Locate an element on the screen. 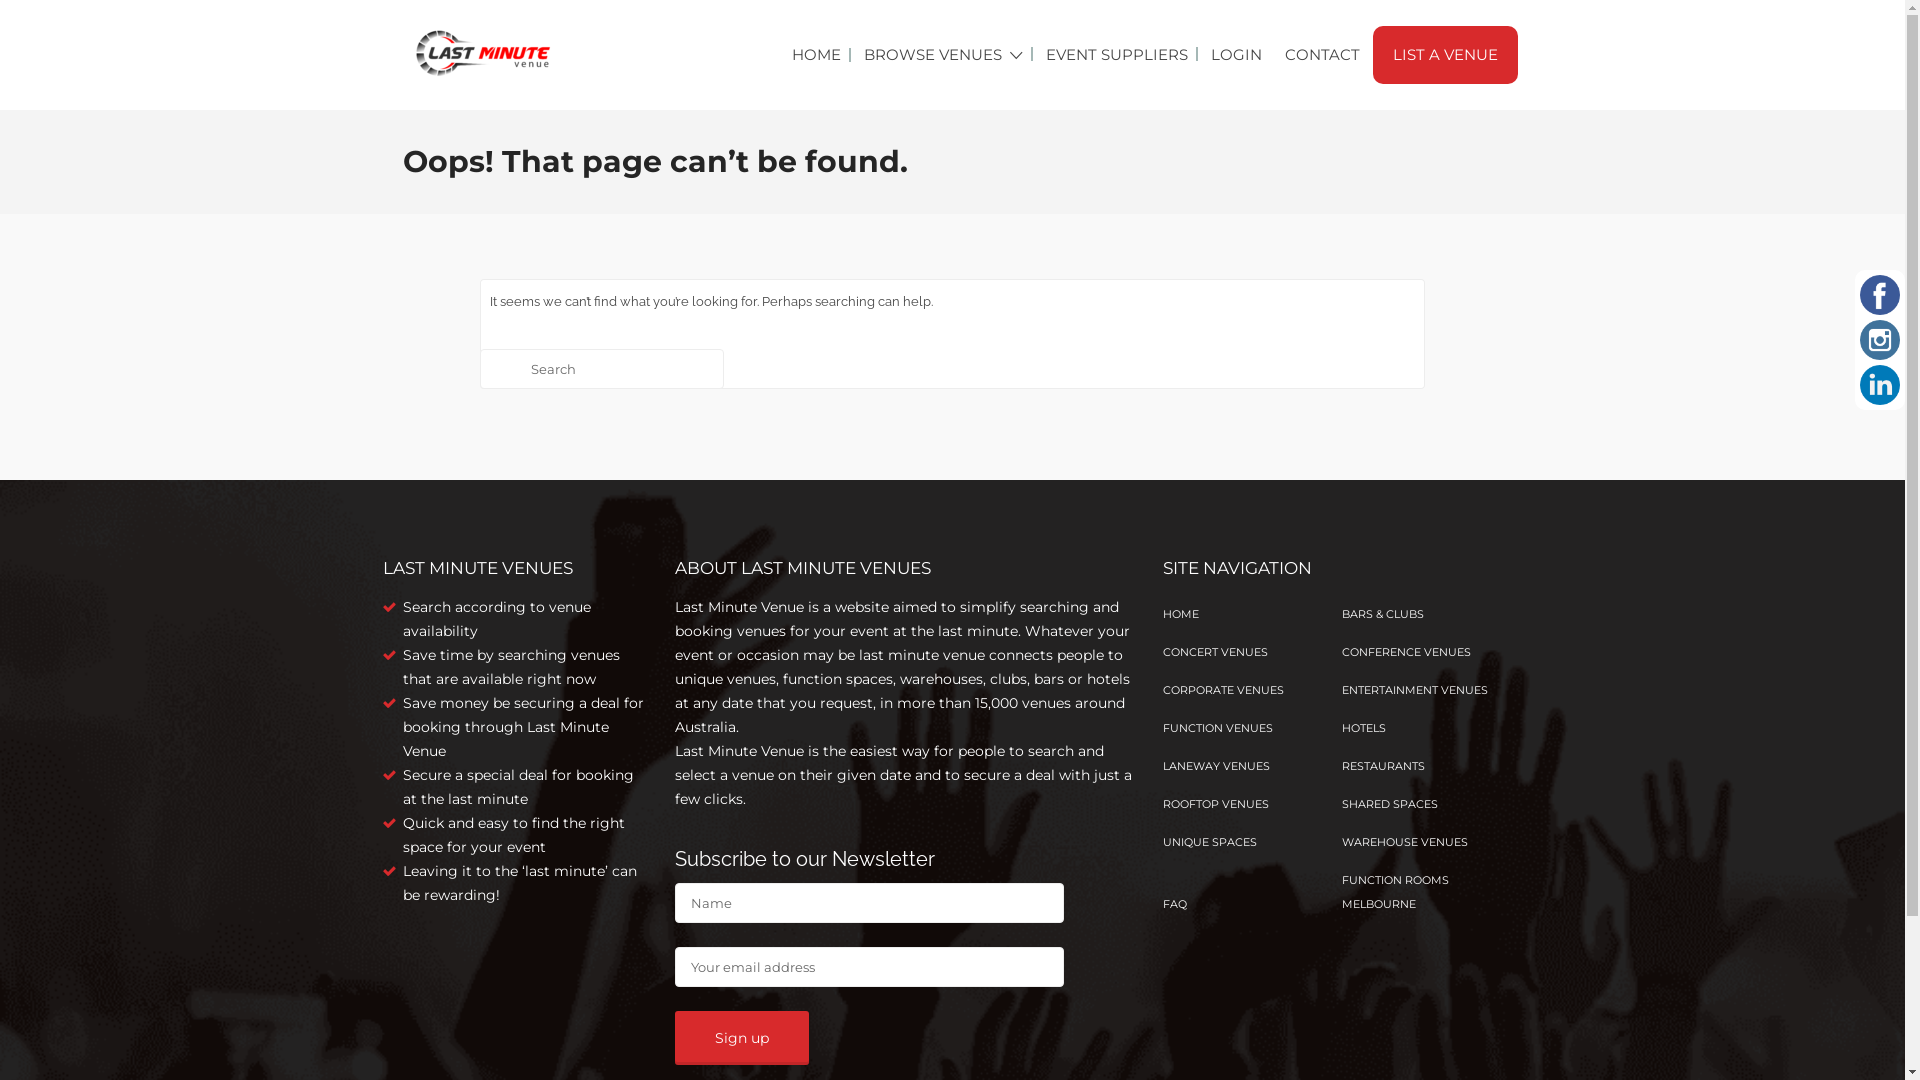 Image resolution: width=1920 pixels, height=1080 pixels. 'ENTERTAINMENT VENUES' is located at coordinates (1414, 689).